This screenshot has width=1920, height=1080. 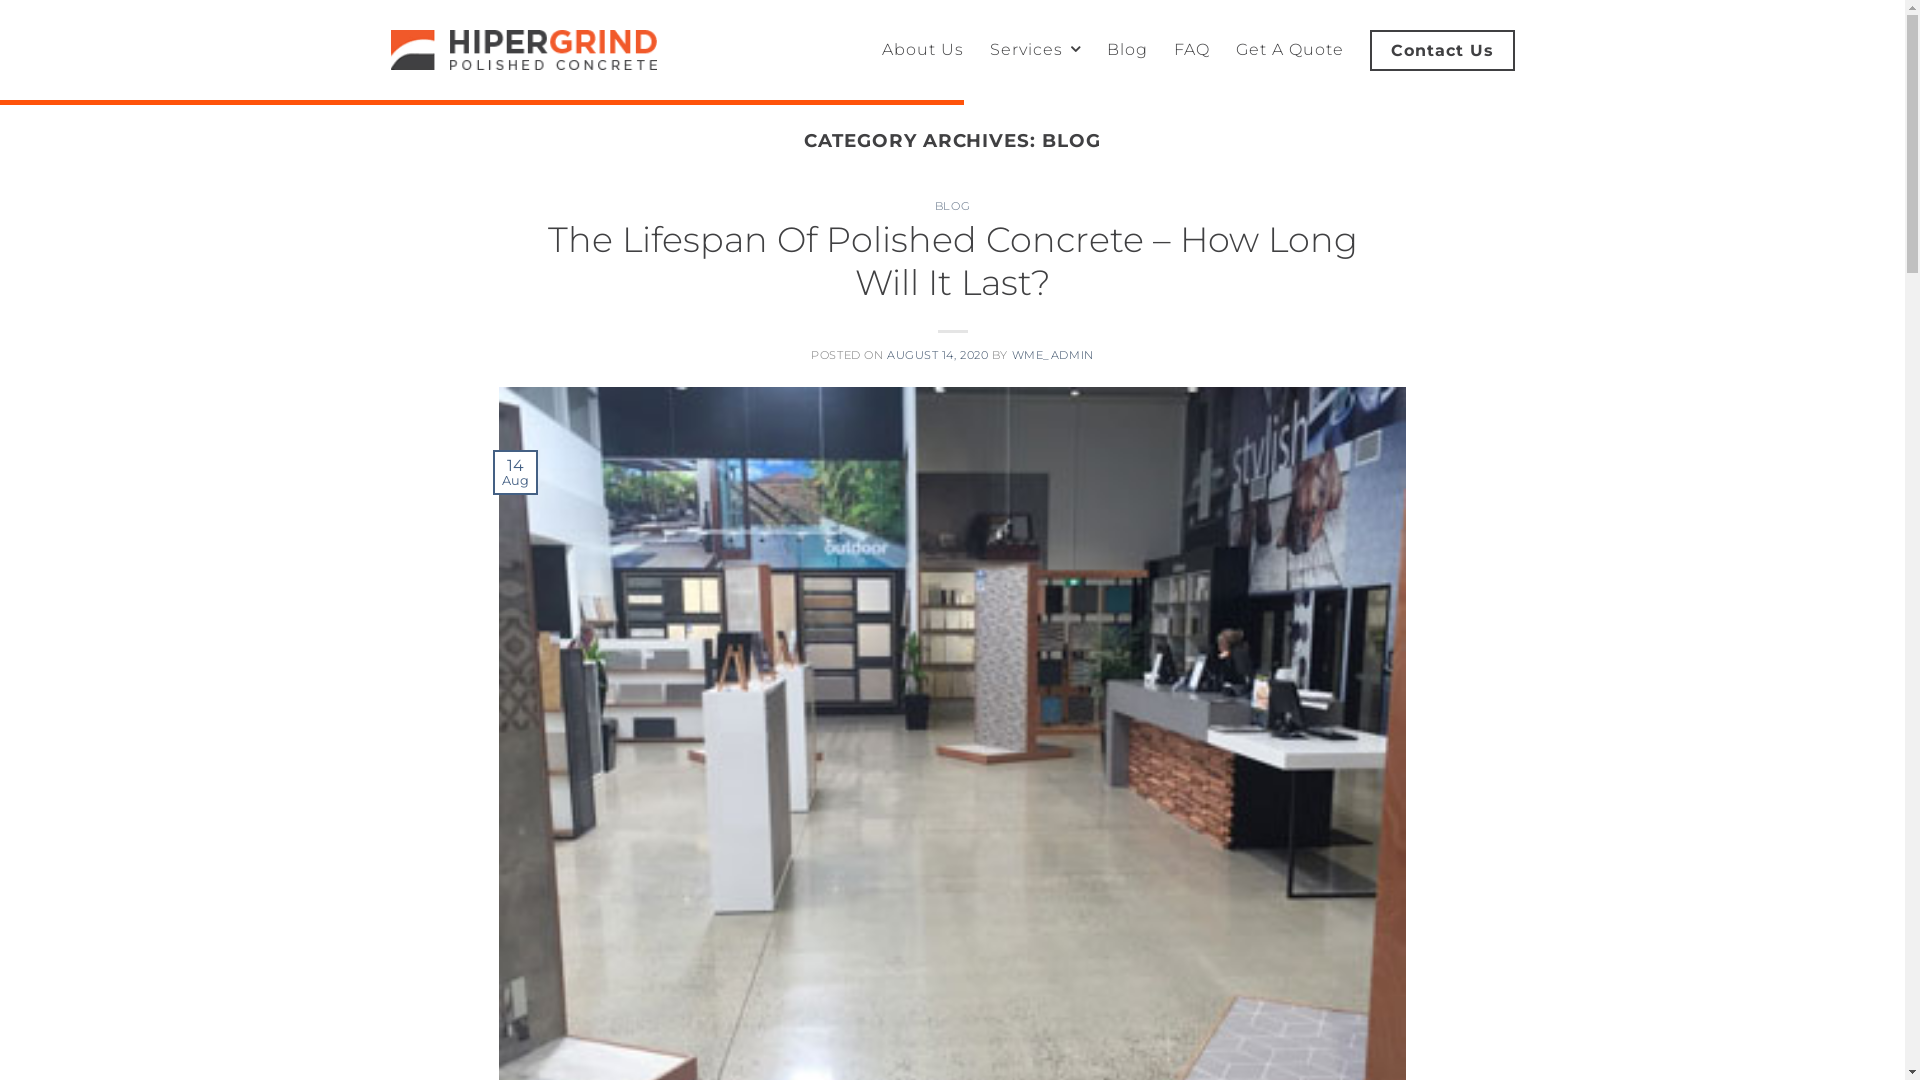 What do you see at coordinates (936, 353) in the screenshot?
I see `'AUGUST 14, 2020'` at bounding box center [936, 353].